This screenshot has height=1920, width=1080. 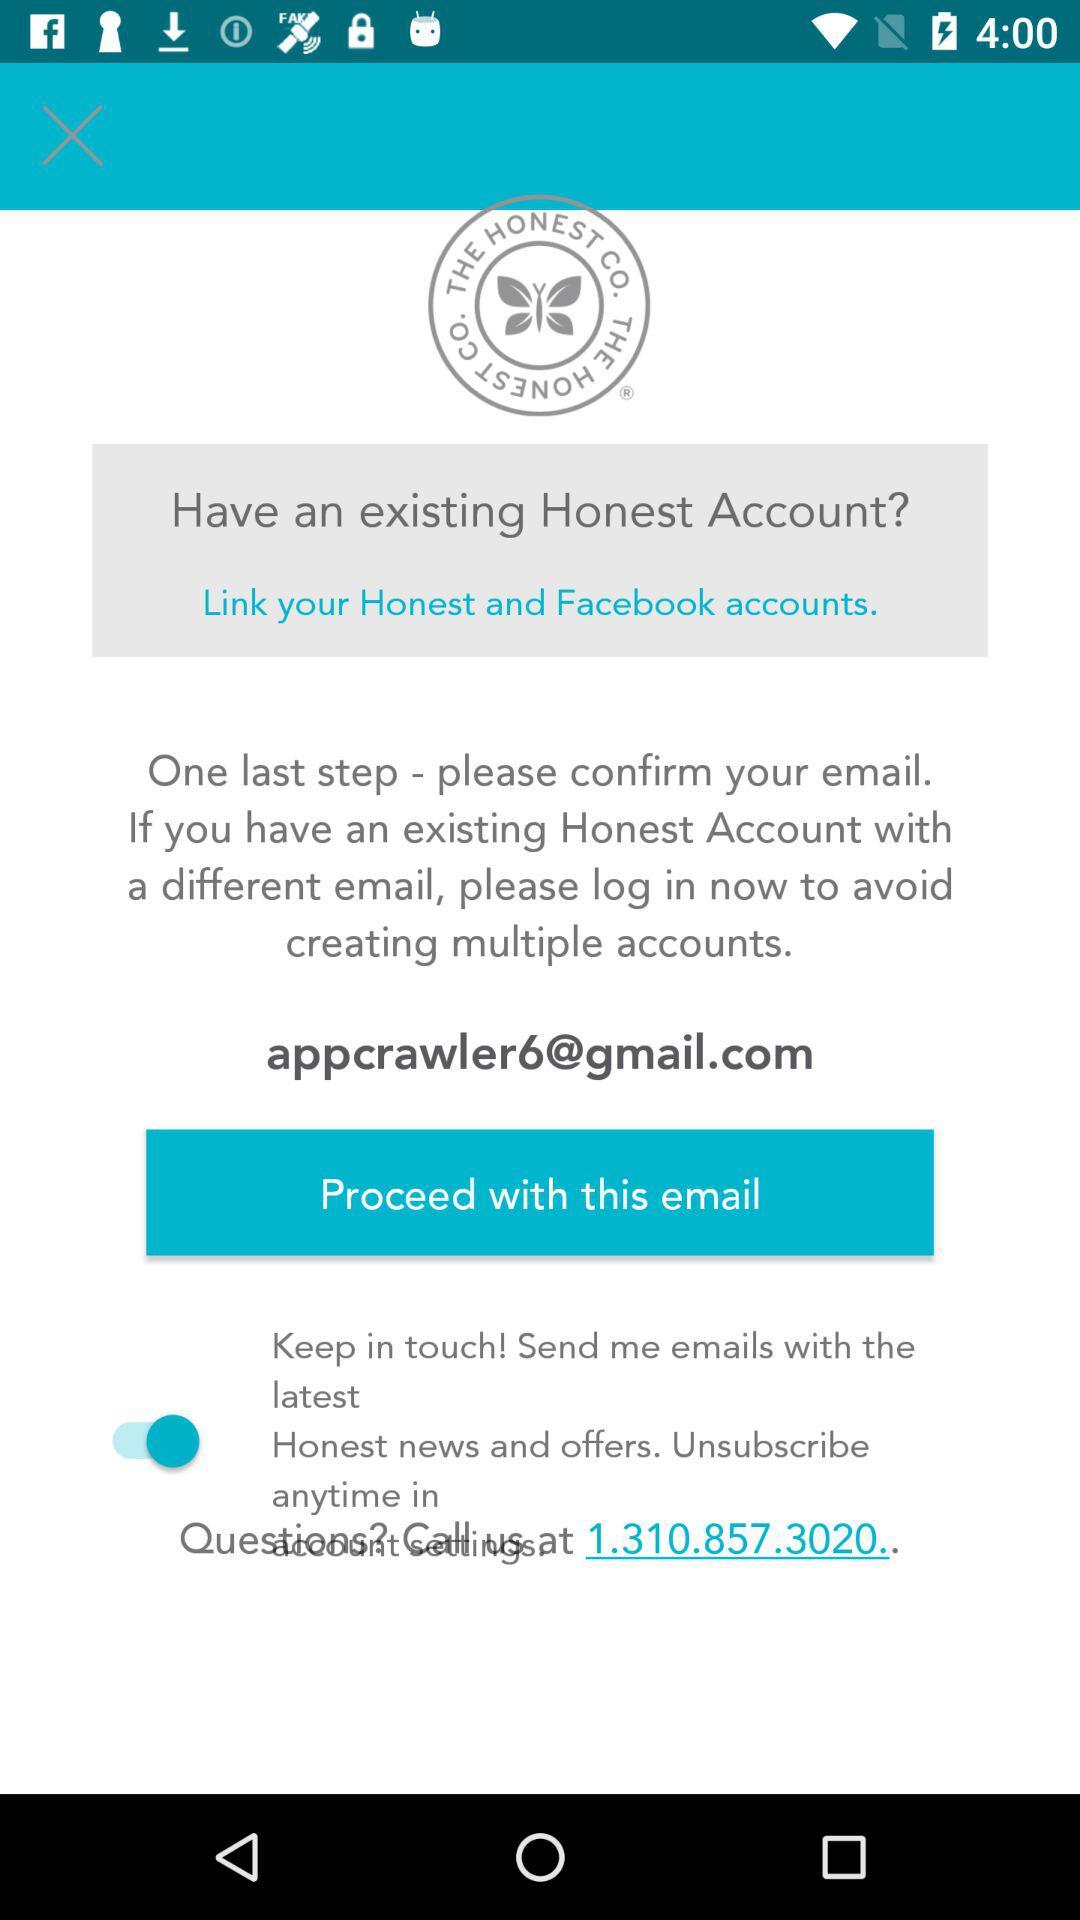 What do you see at coordinates (540, 1192) in the screenshot?
I see `proceed with this item` at bounding box center [540, 1192].